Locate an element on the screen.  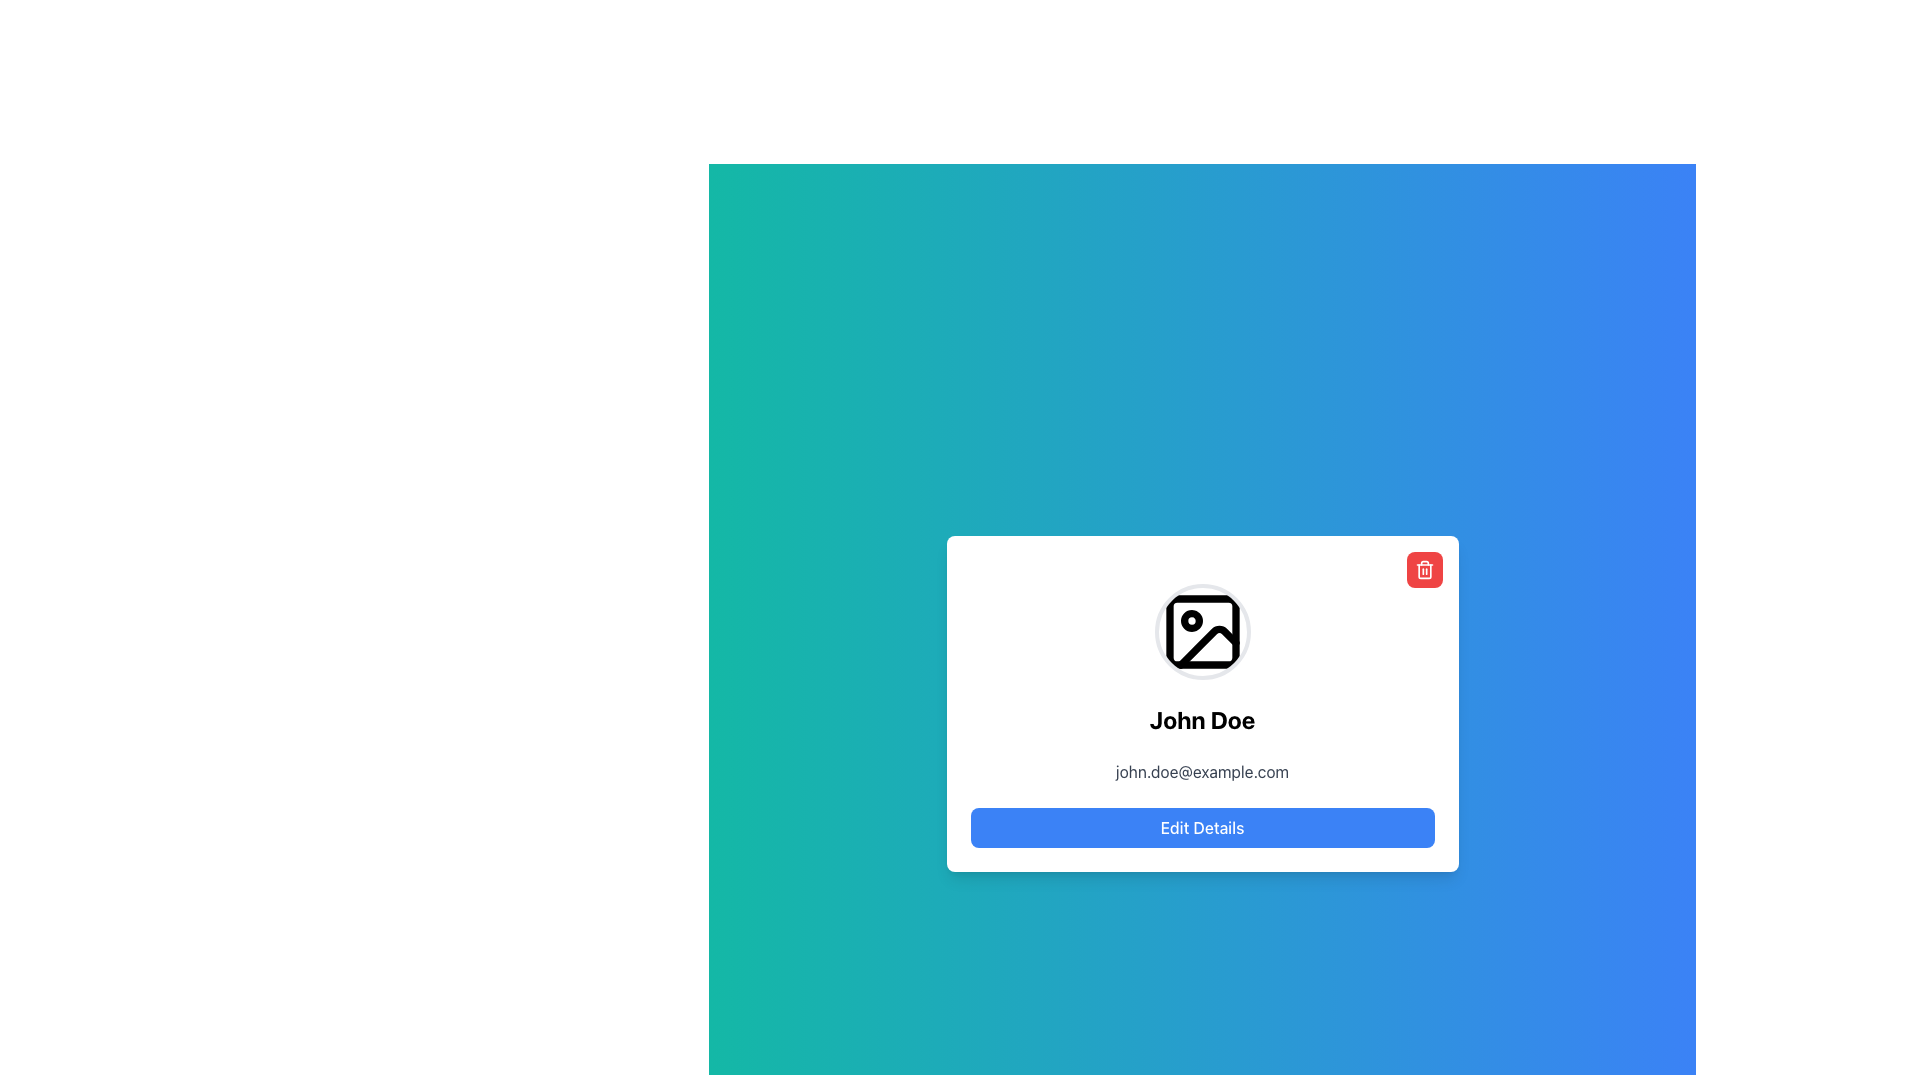
the Circle glyph, which is a visual indicator within the user profile image area, centrally positioned within the image icon at the top of the user profile card is located at coordinates (1191, 620).